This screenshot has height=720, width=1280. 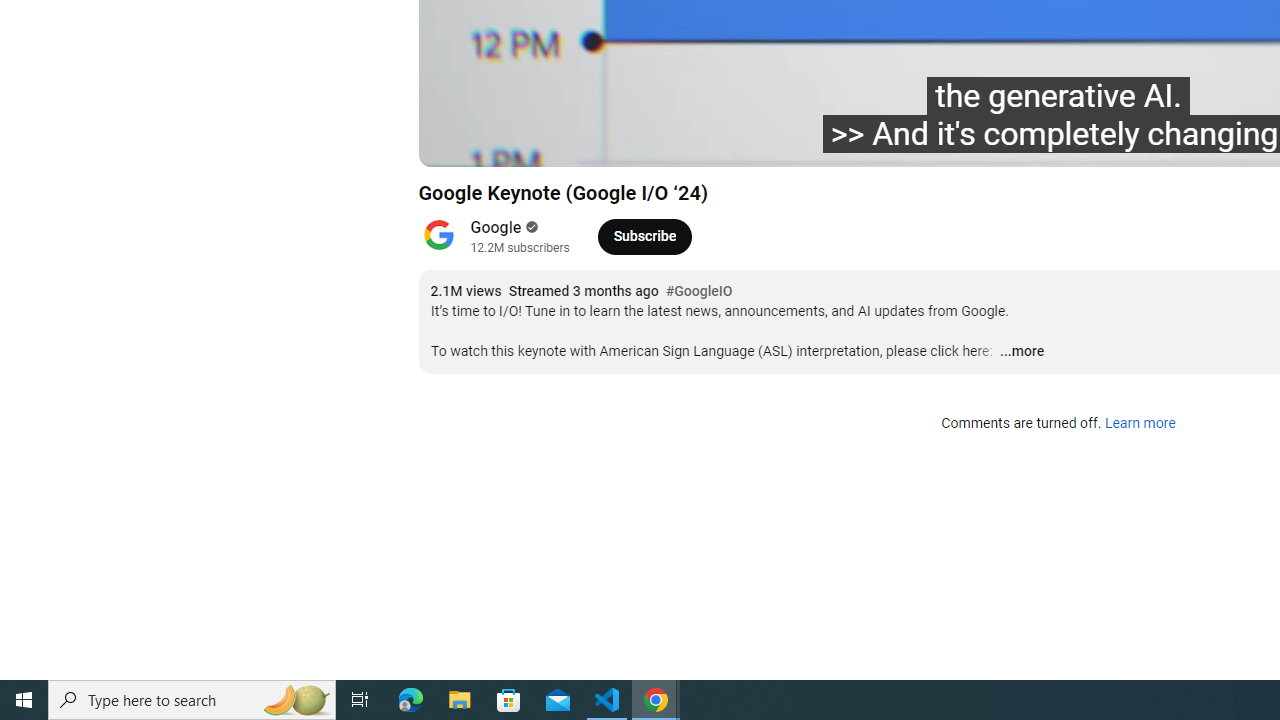 What do you see at coordinates (644, 235) in the screenshot?
I see `'Subscribe to Google.'` at bounding box center [644, 235].